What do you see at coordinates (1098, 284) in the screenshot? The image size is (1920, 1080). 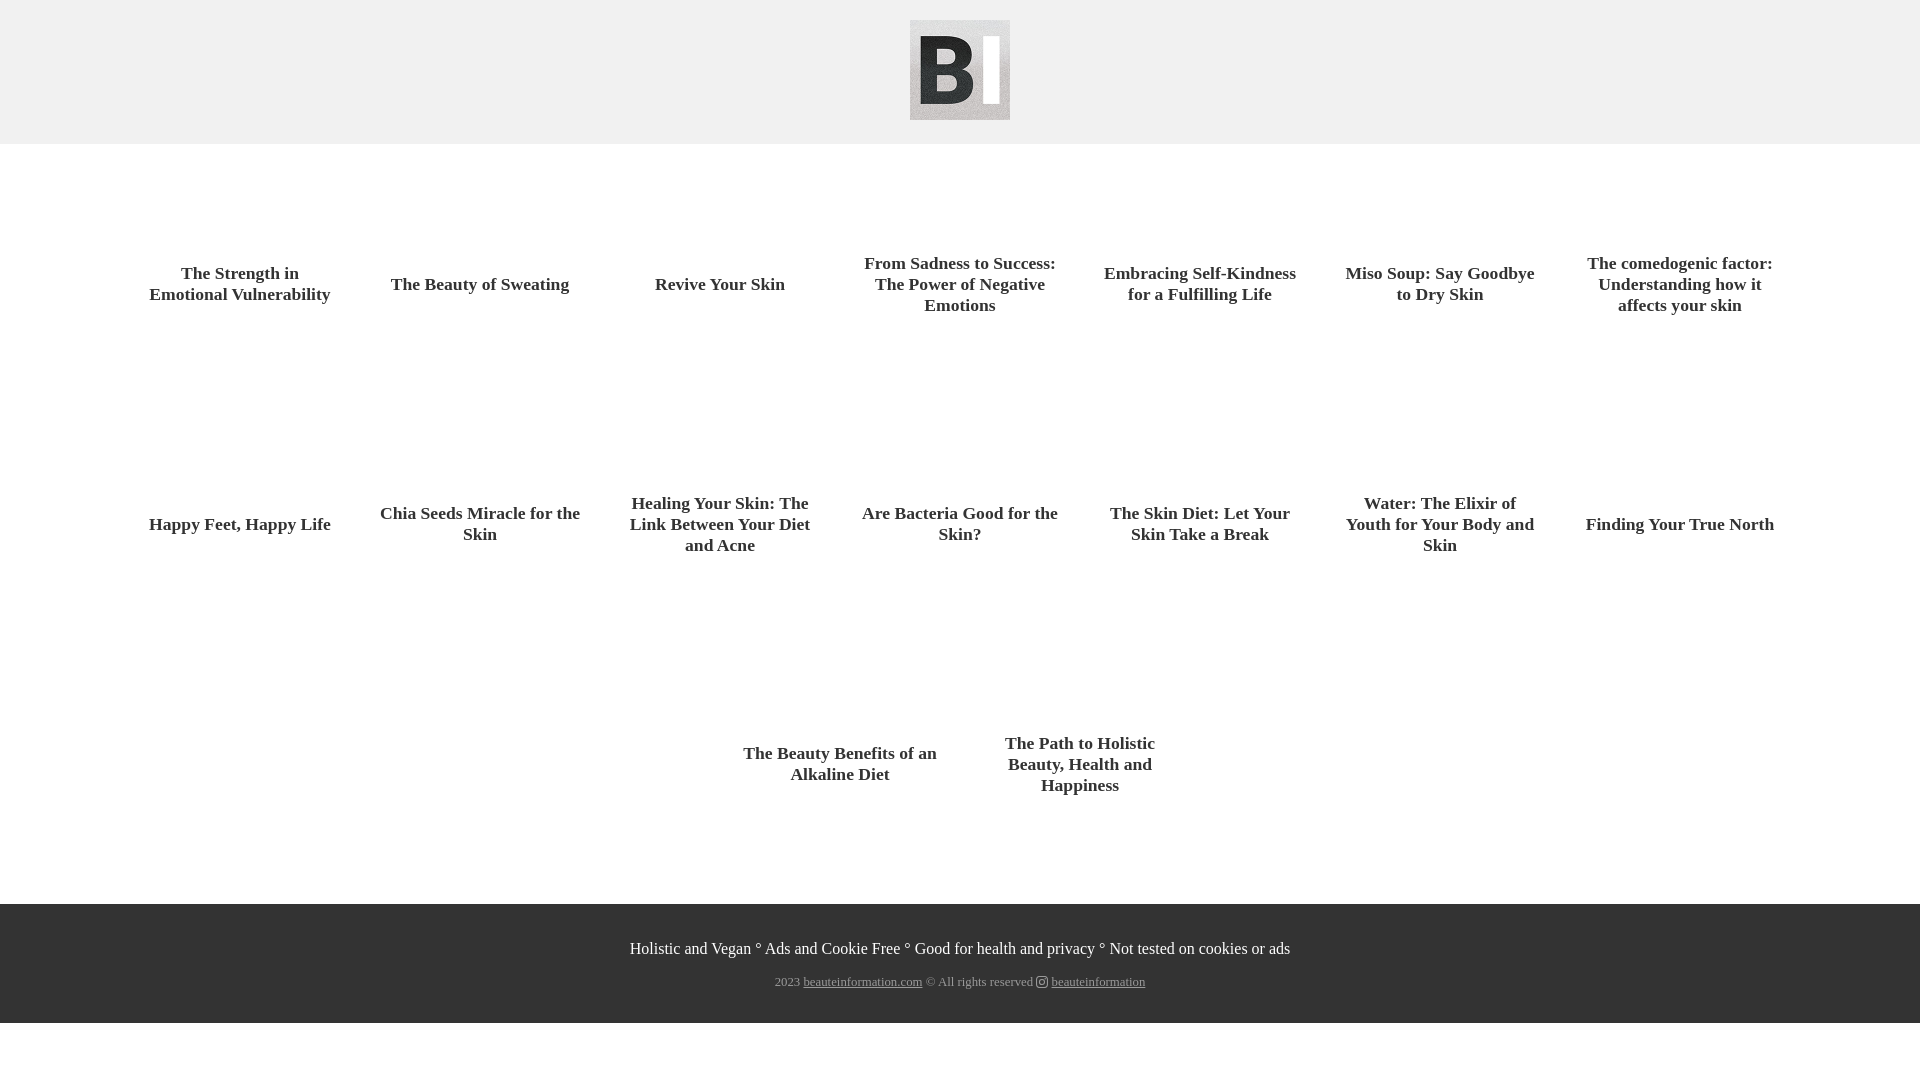 I see `'Embracing Self-Kindness for a Fulfilling Life'` at bounding box center [1098, 284].